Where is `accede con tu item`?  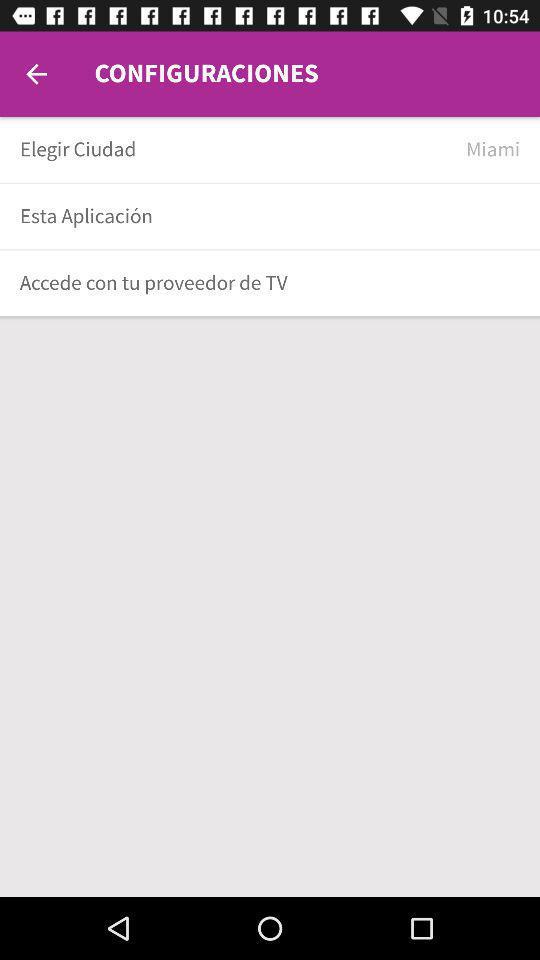 accede con tu item is located at coordinates (263, 282).